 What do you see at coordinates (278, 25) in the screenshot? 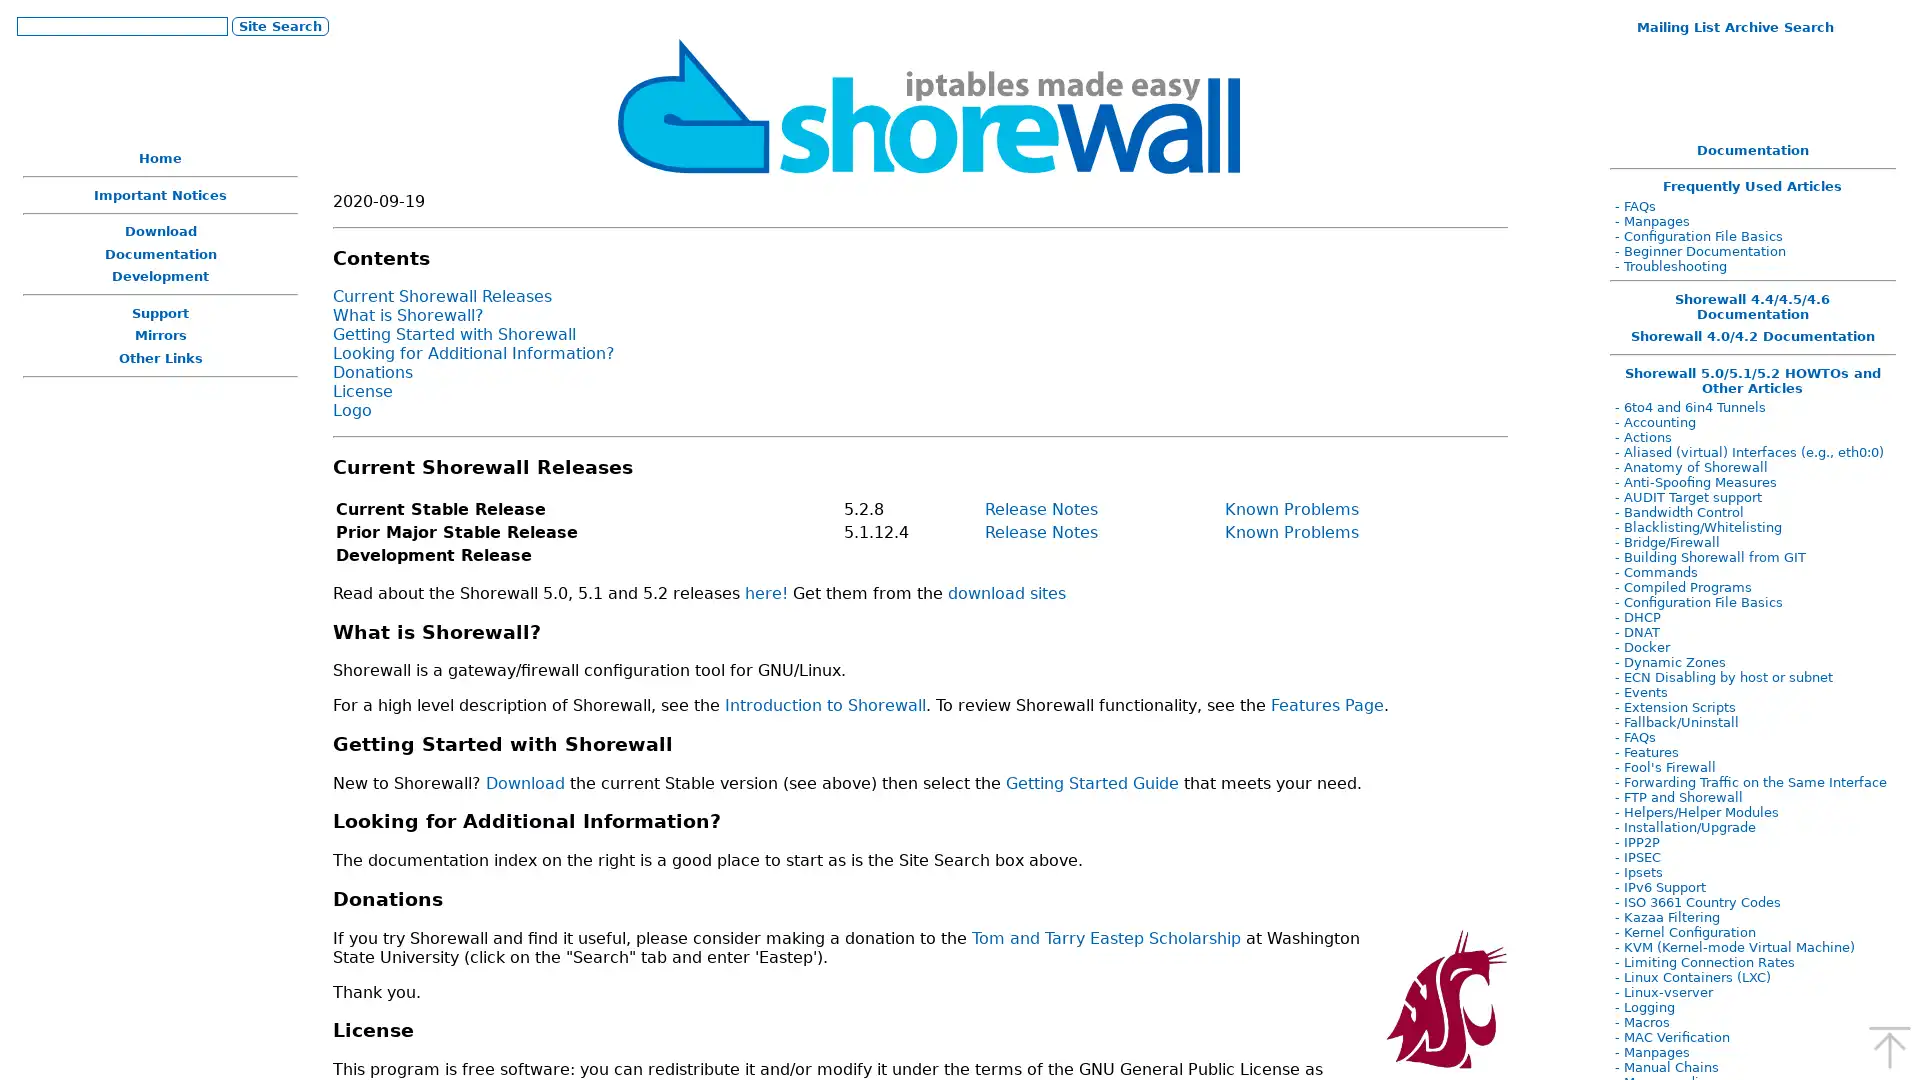
I see `Site Search` at bounding box center [278, 25].